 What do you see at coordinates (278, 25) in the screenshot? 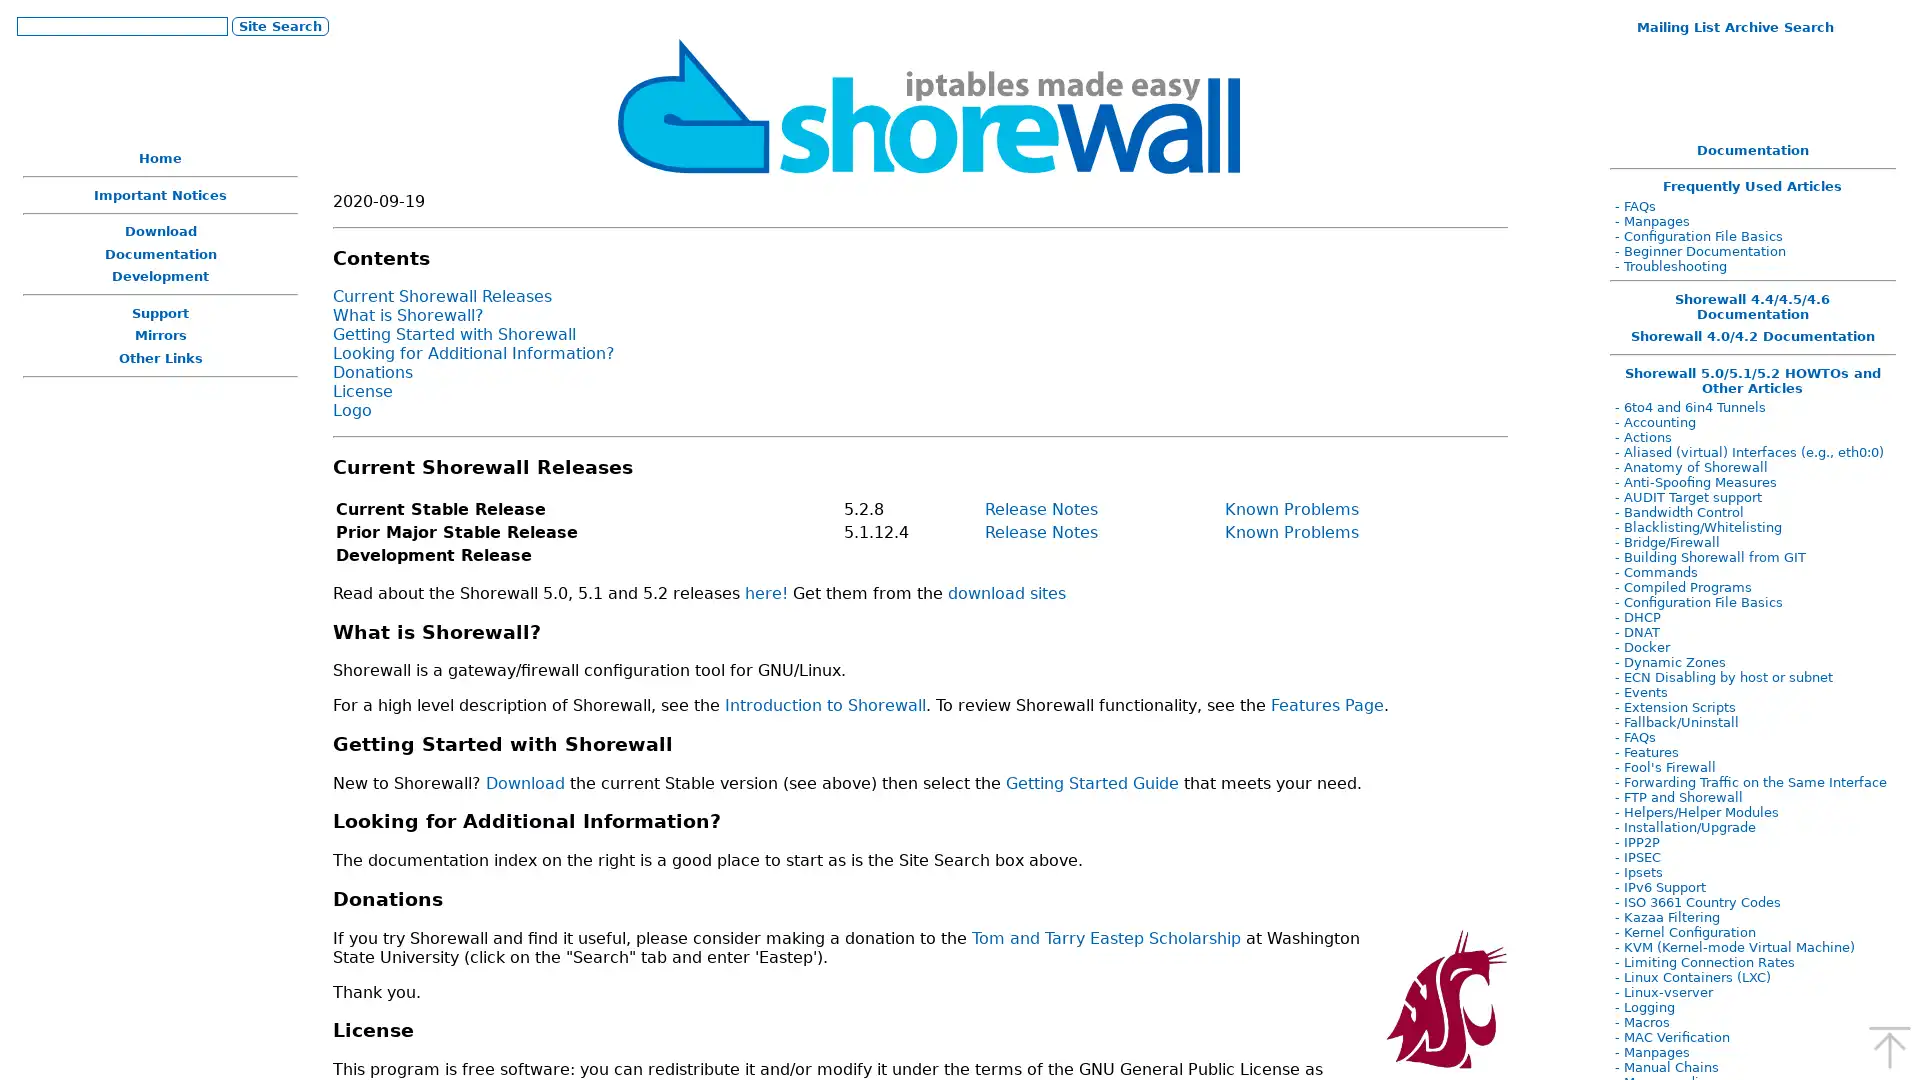
I see `Site Search` at bounding box center [278, 25].